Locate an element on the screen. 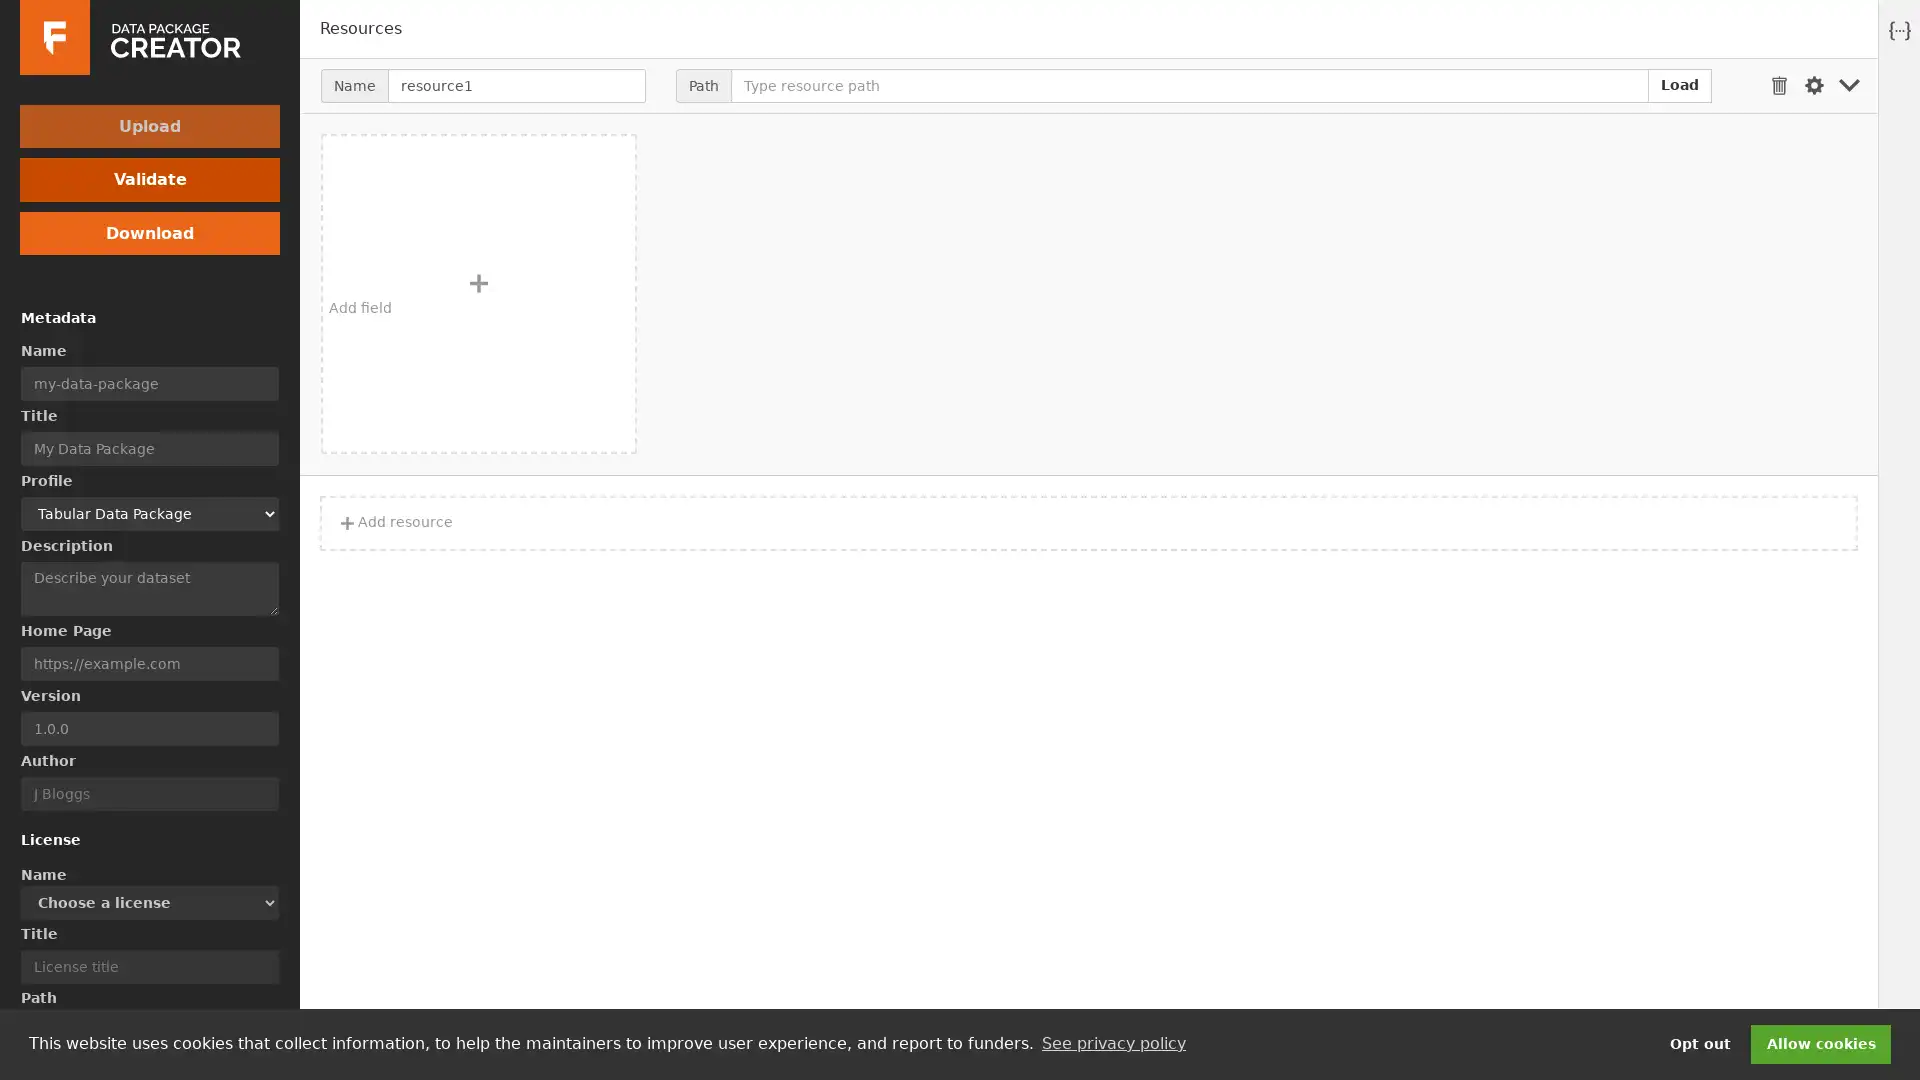  Add field is located at coordinates (478, 293).